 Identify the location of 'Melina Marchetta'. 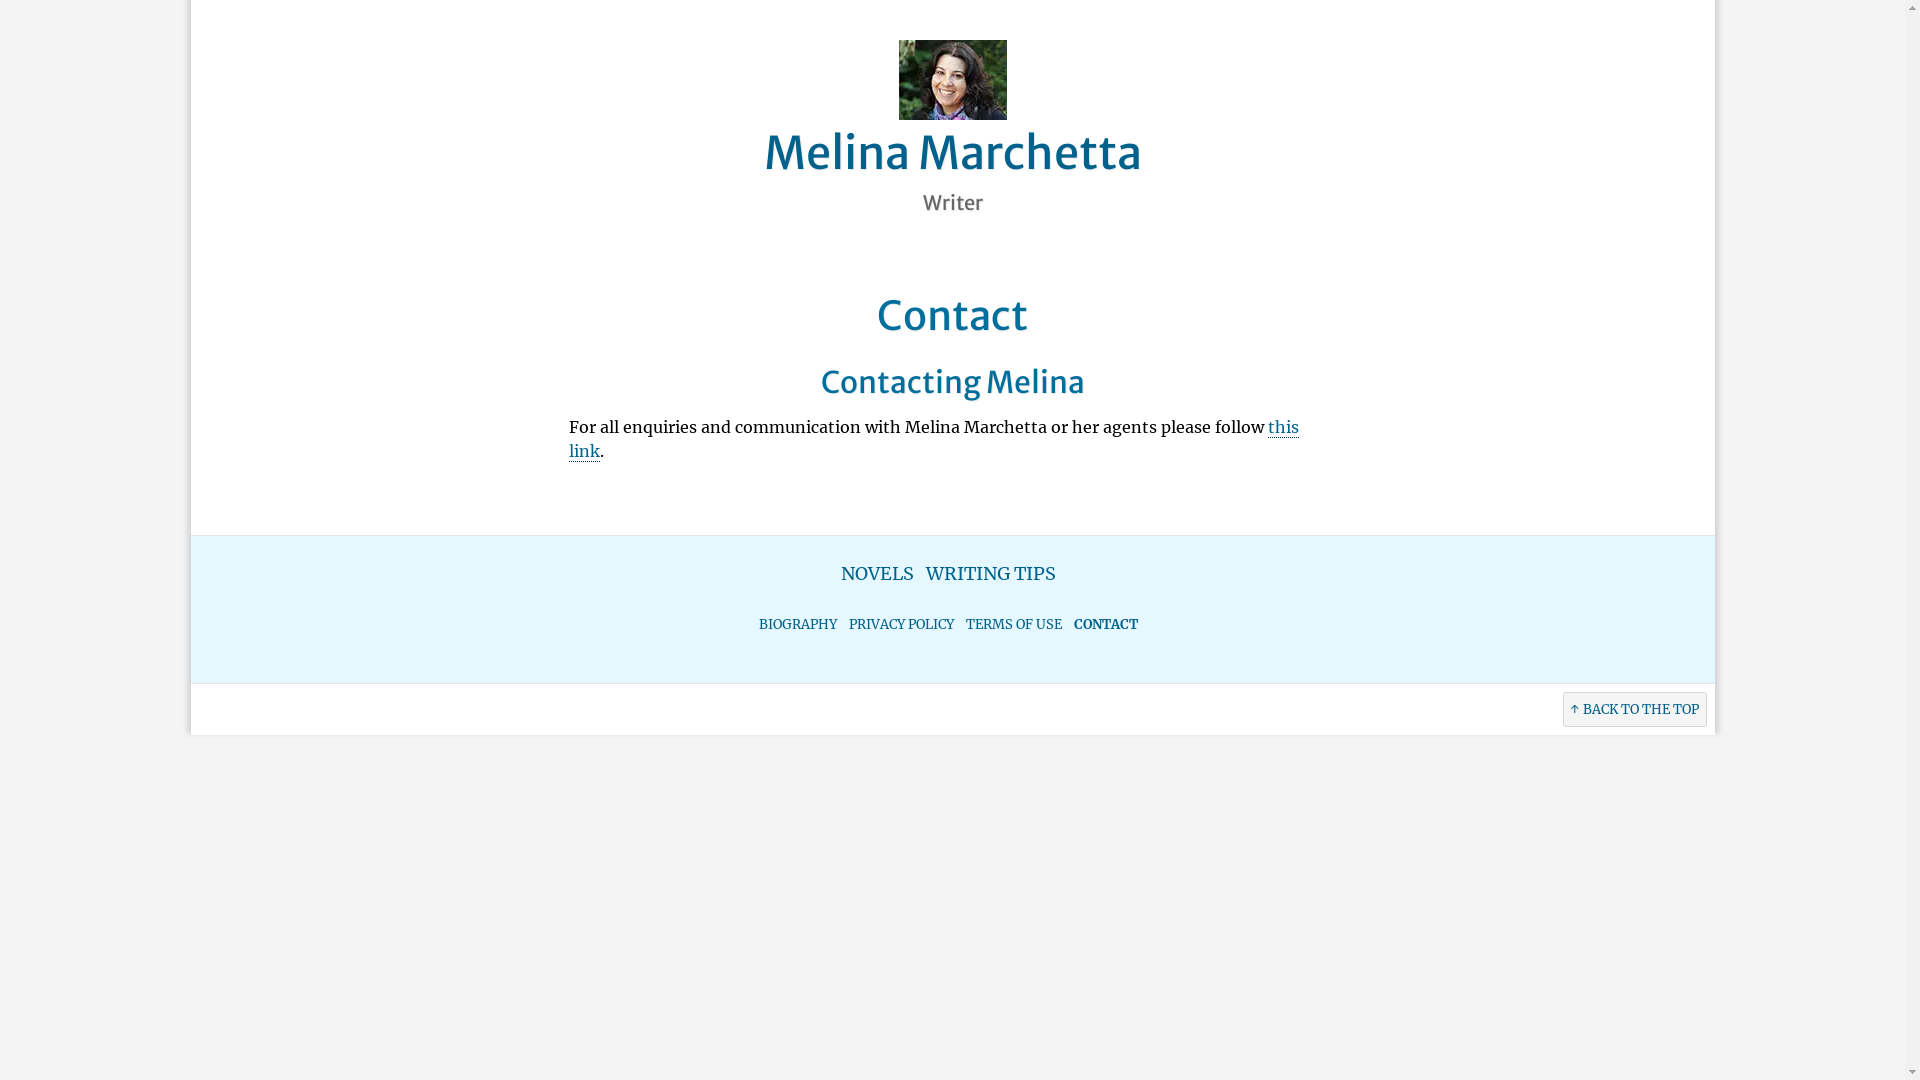
(952, 152).